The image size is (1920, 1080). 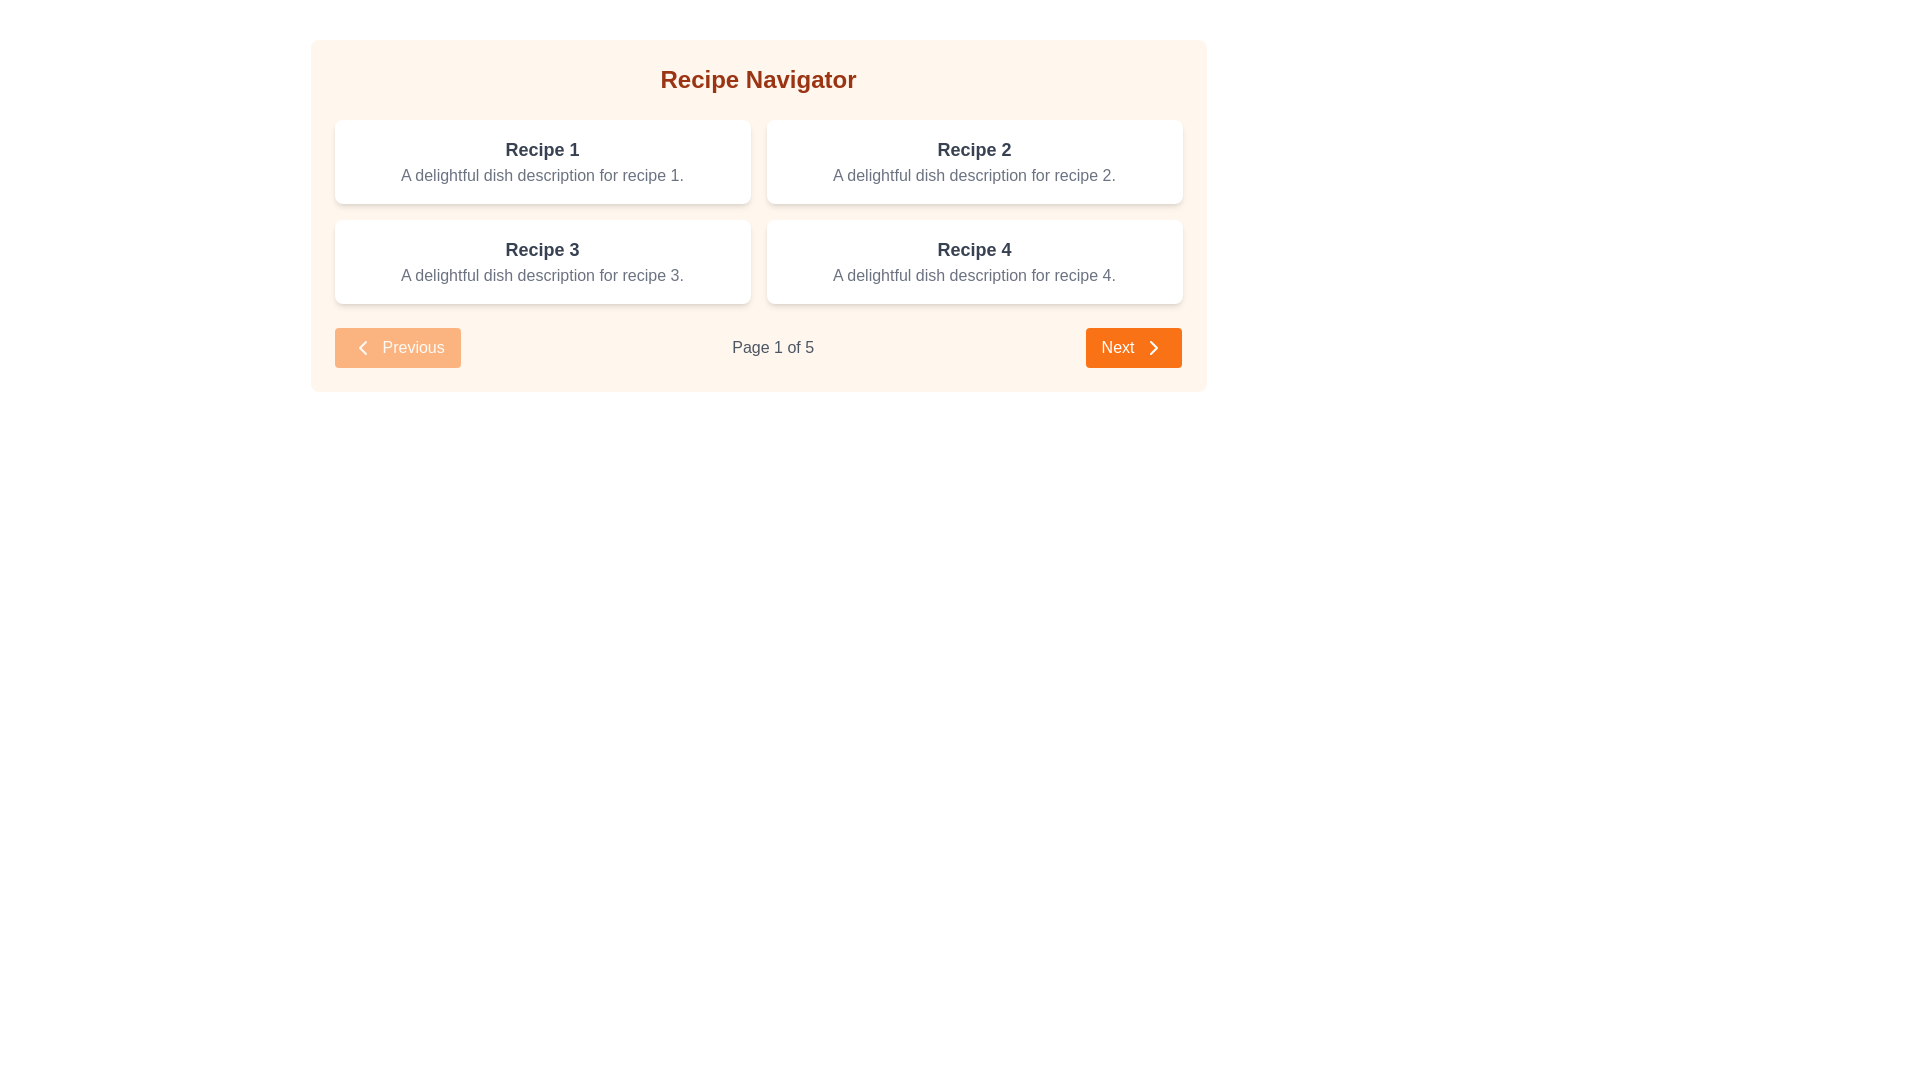 I want to click on the 'Recipe 1' display card, which is the first card in the grid layout, so click(x=542, y=161).